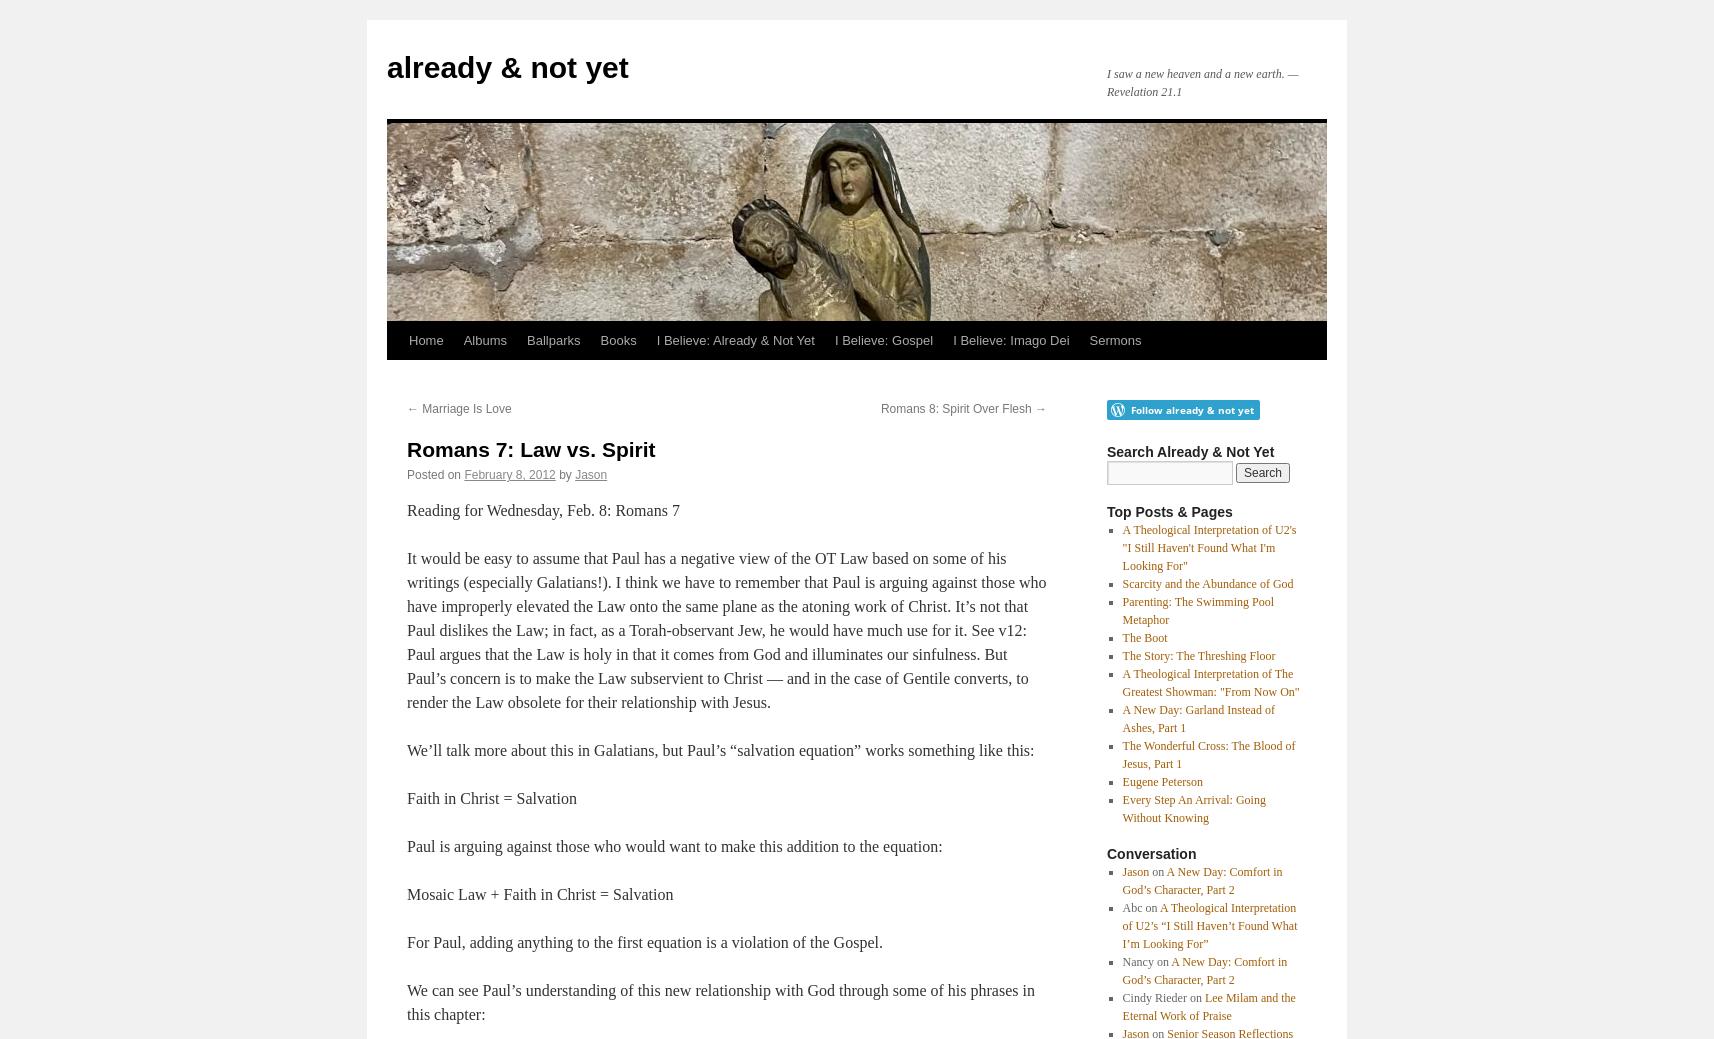 The image size is (1714, 1039). I want to click on 'Paul is arguing against those who would want to make this addition to the equation:', so click(673, 845).